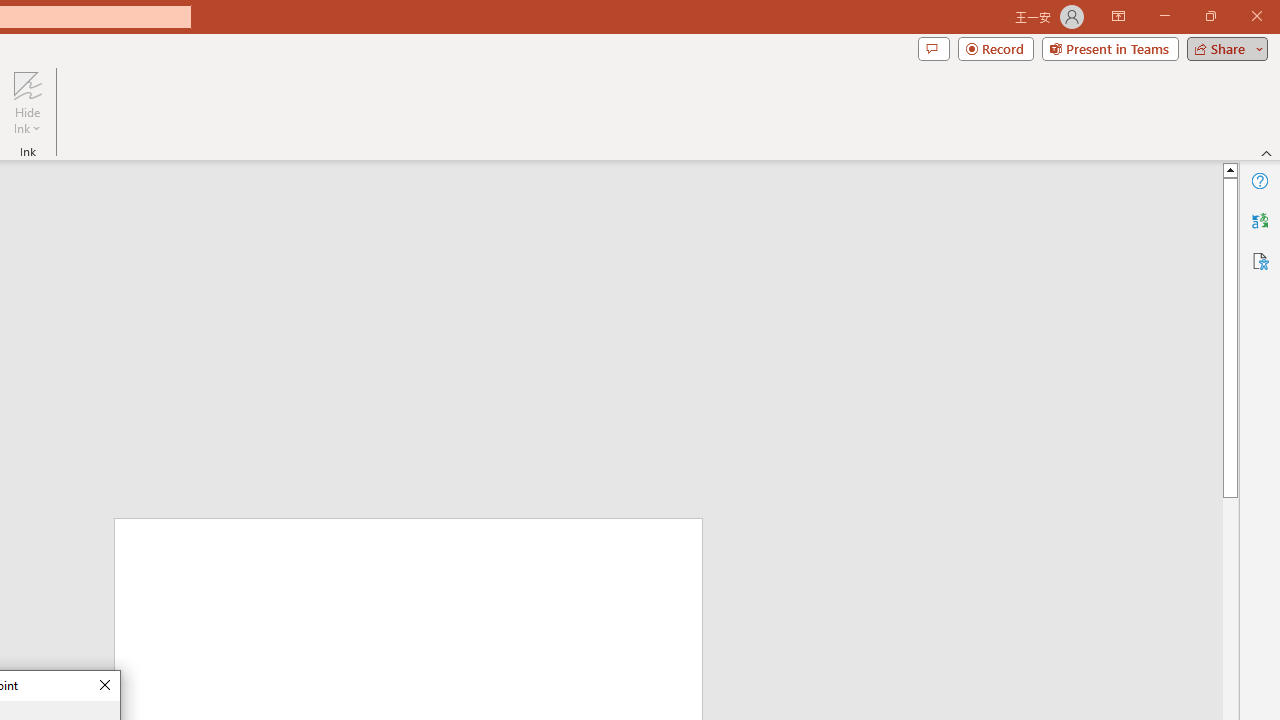  I want to click on 'Collapse the Ribbon', so click(1266, 152).